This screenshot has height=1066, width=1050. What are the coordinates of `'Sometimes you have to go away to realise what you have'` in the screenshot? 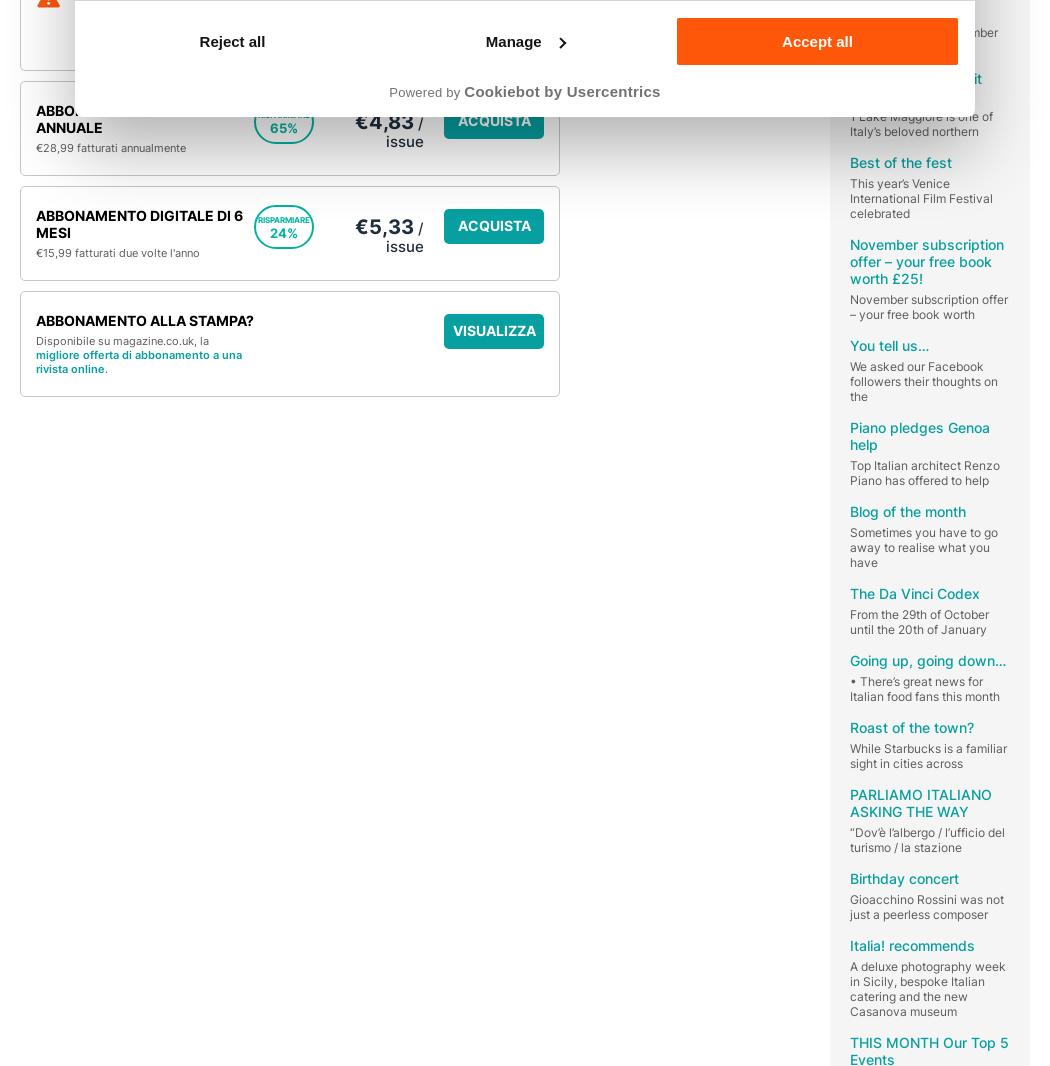 It's located at (924, 545).